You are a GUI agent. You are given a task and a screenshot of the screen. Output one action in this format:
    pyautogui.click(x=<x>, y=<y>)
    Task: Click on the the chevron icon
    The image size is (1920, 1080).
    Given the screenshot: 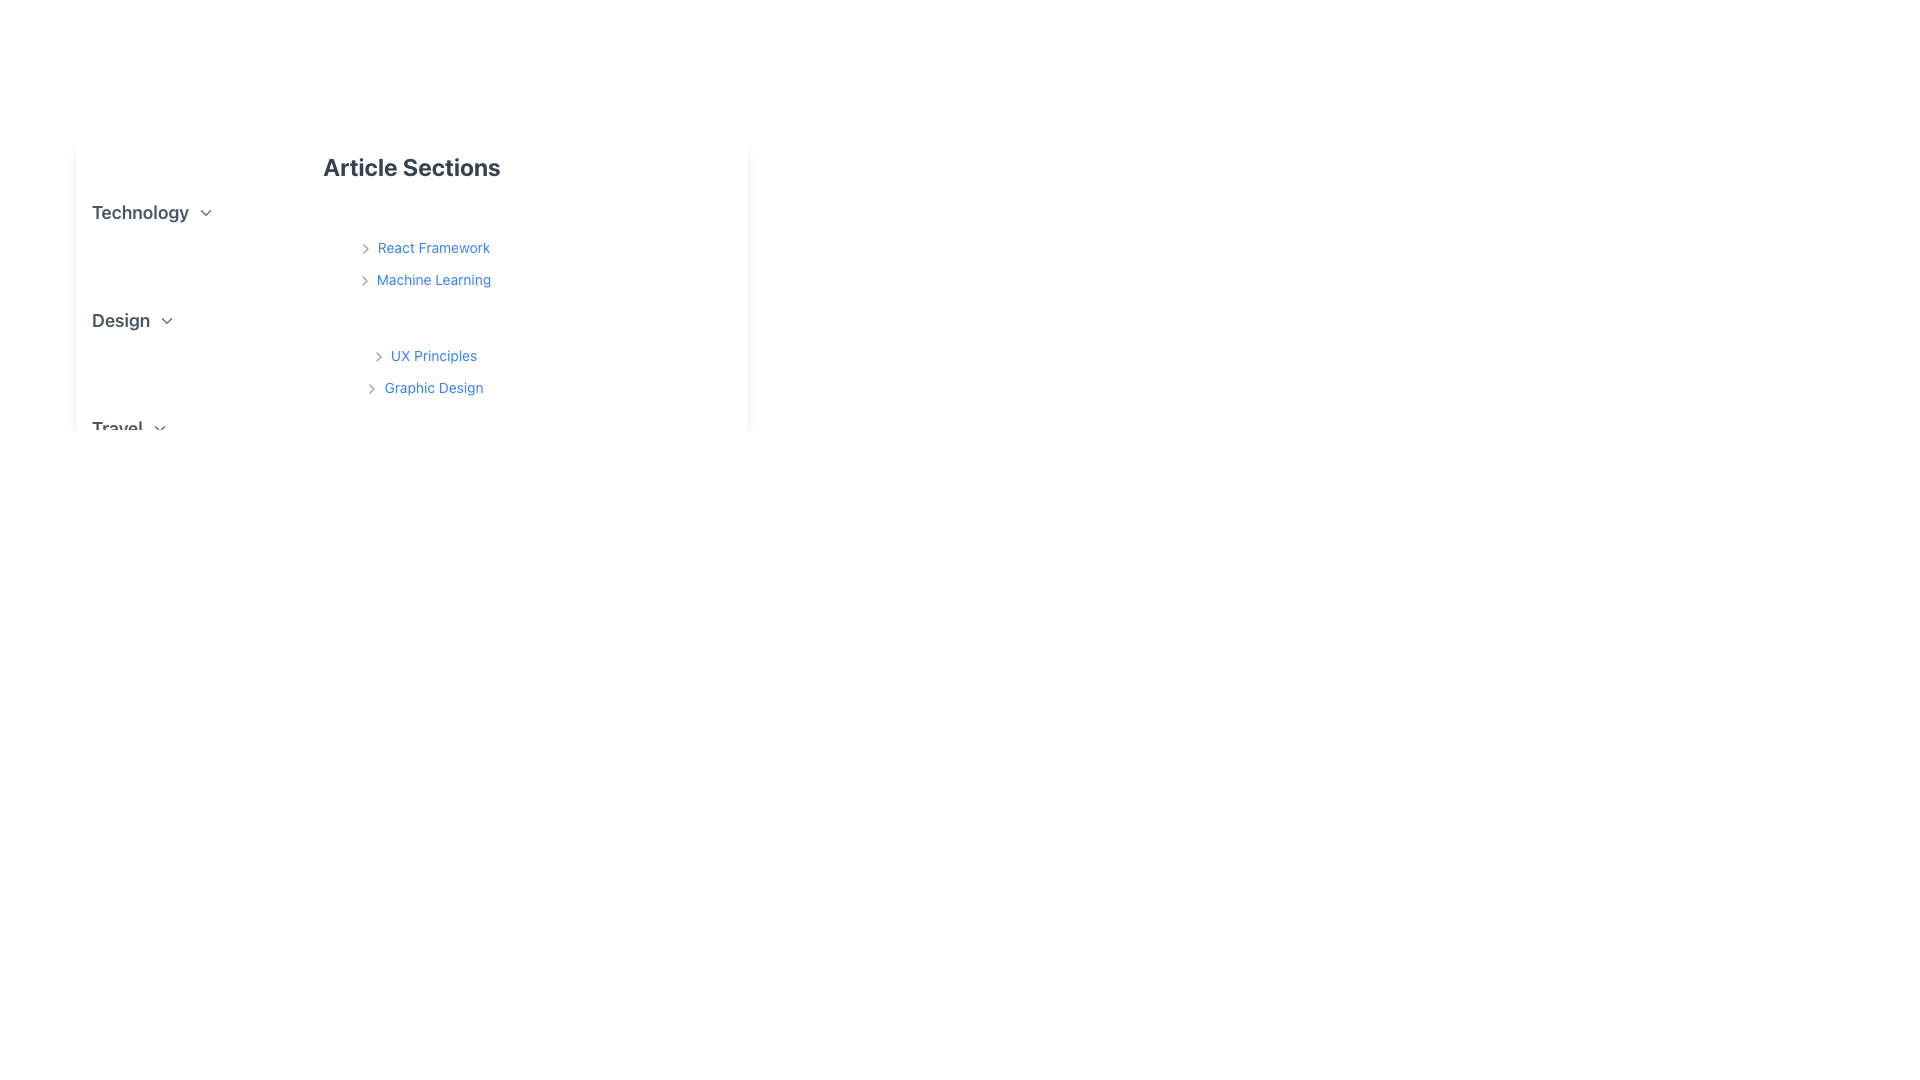 What is the action you would take?
    pyautogui.click(x=158, y=427)
    